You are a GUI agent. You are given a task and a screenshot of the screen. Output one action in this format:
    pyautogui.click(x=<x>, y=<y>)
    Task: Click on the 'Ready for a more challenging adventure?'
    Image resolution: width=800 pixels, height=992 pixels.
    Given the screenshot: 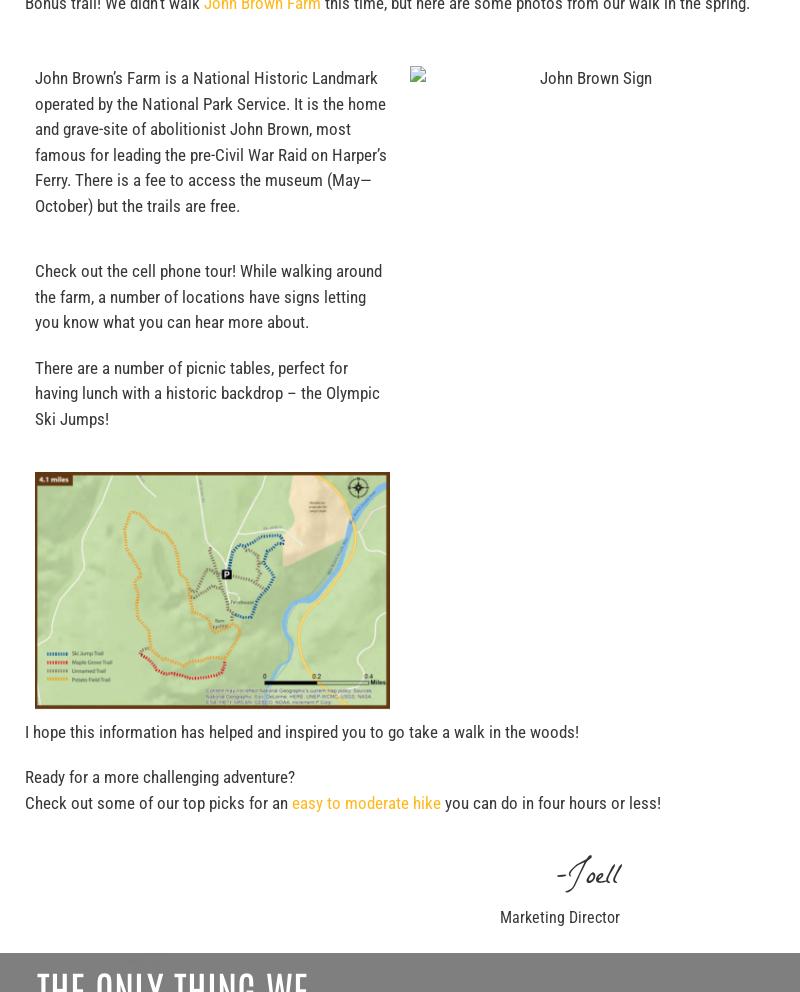 What is the action you would take?
    pyautogui.click(x=160, y=776)
    